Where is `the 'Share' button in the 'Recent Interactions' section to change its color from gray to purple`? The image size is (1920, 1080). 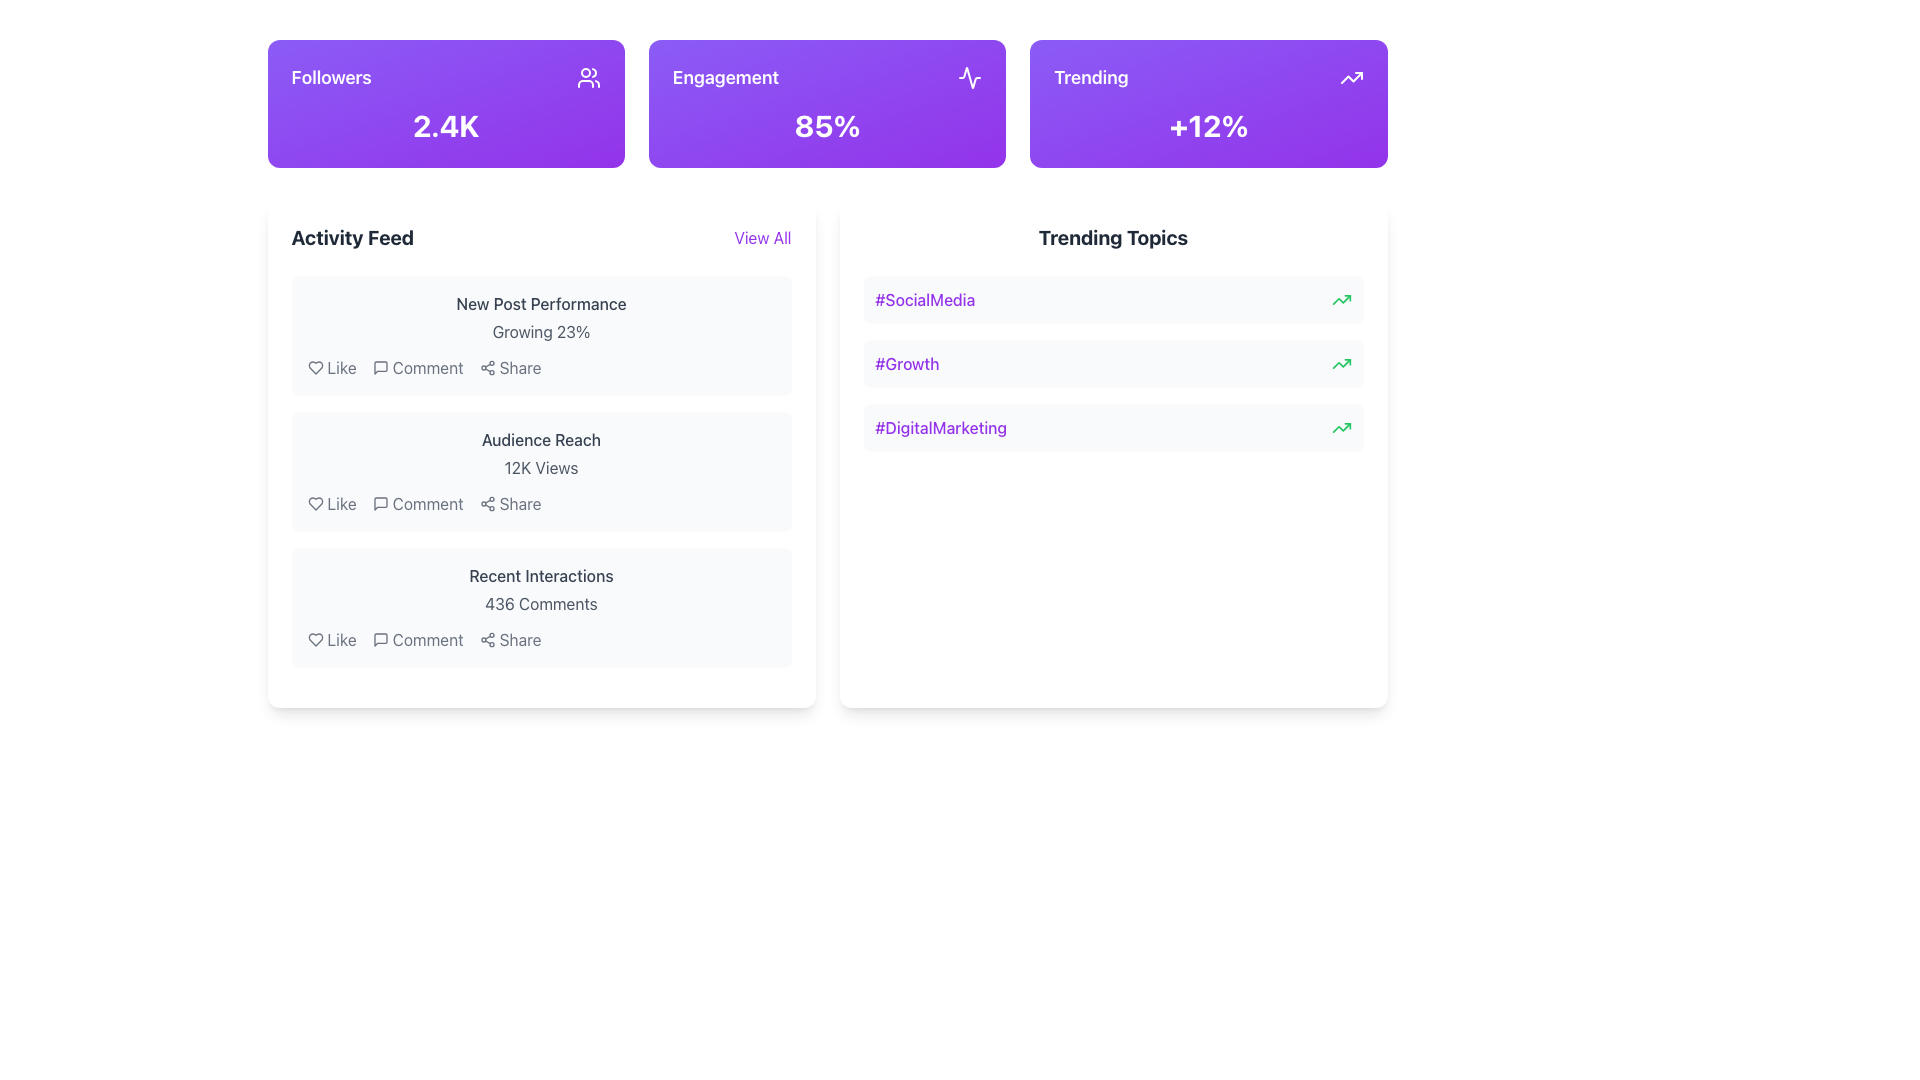
the 'Share' button in the 'Recent Interactions' section to change its color from gray to purple is located at coordinates (510, 640).